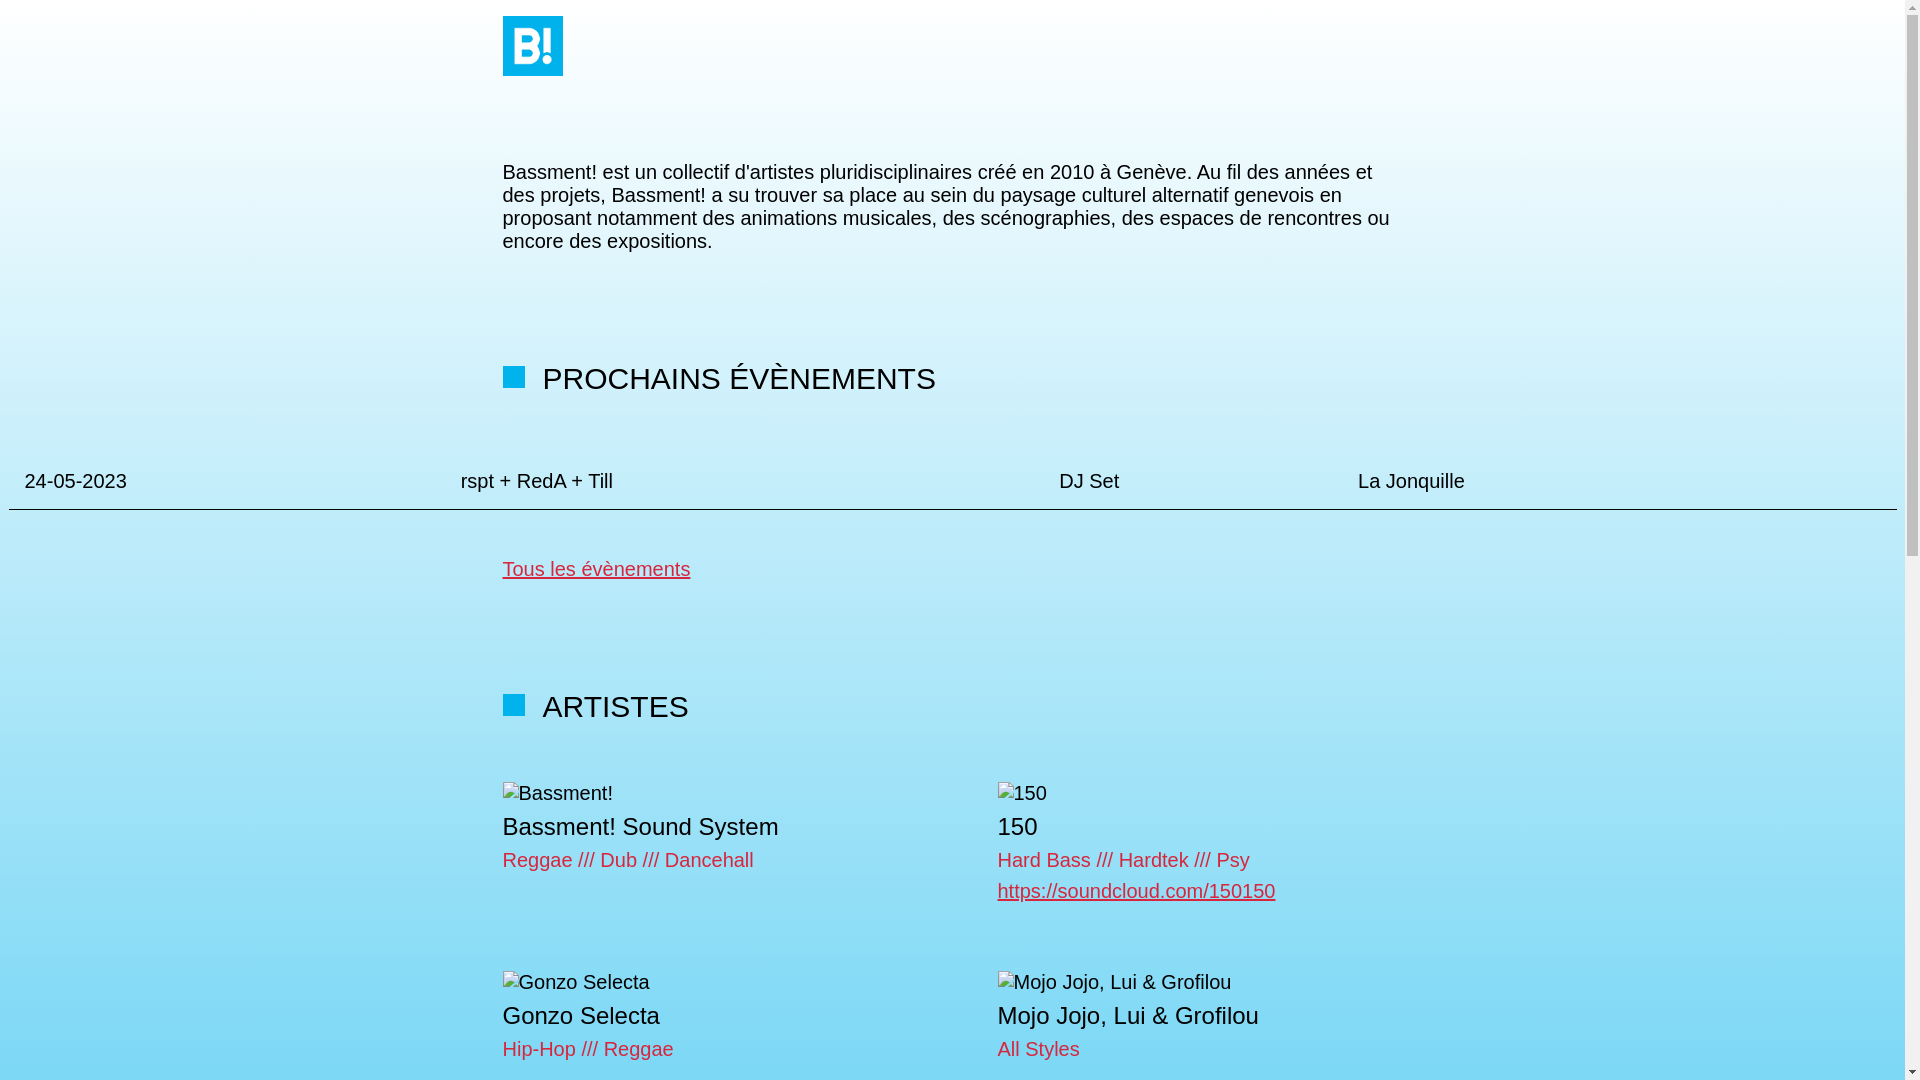 This screenshot has width=1920, height=1080. What do you see at coordinates (1137, 890) in the screenshot?
I see `'https://soundcloud.com/150150'` at bounding box center [1137, 890].